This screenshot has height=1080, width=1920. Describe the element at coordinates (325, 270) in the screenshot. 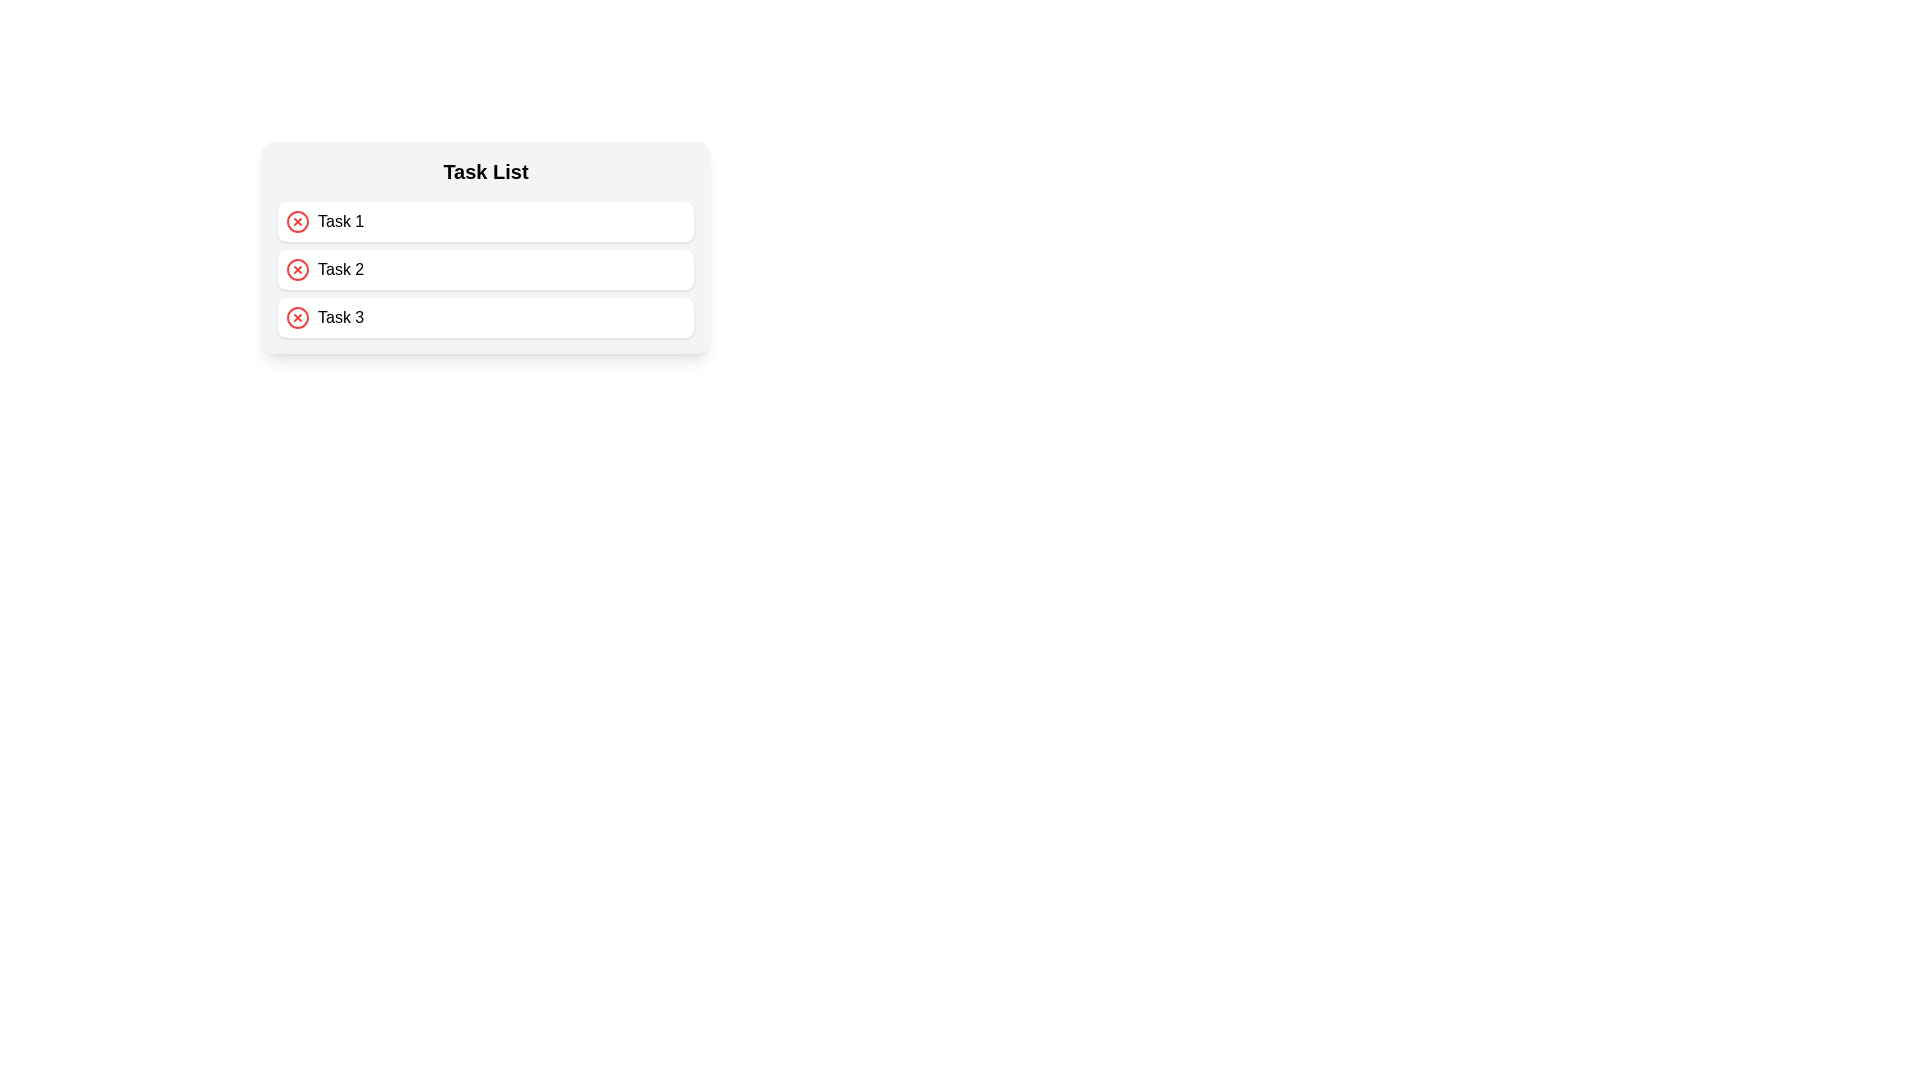

I see `on the 'Task 2' element in the task list` at that location.